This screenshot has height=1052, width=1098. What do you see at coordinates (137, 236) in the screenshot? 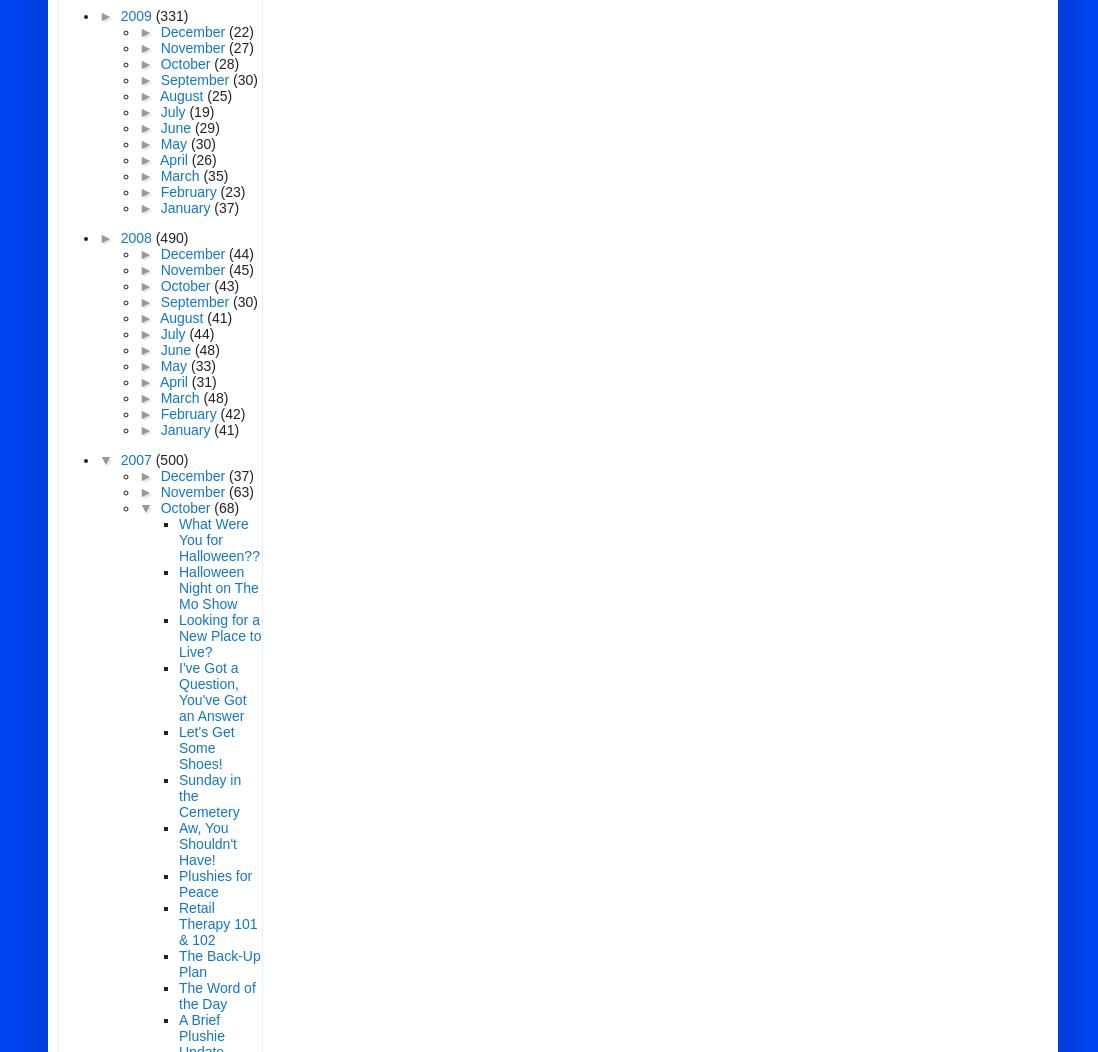
I see `'2008'` at bounding box center [137, 236].